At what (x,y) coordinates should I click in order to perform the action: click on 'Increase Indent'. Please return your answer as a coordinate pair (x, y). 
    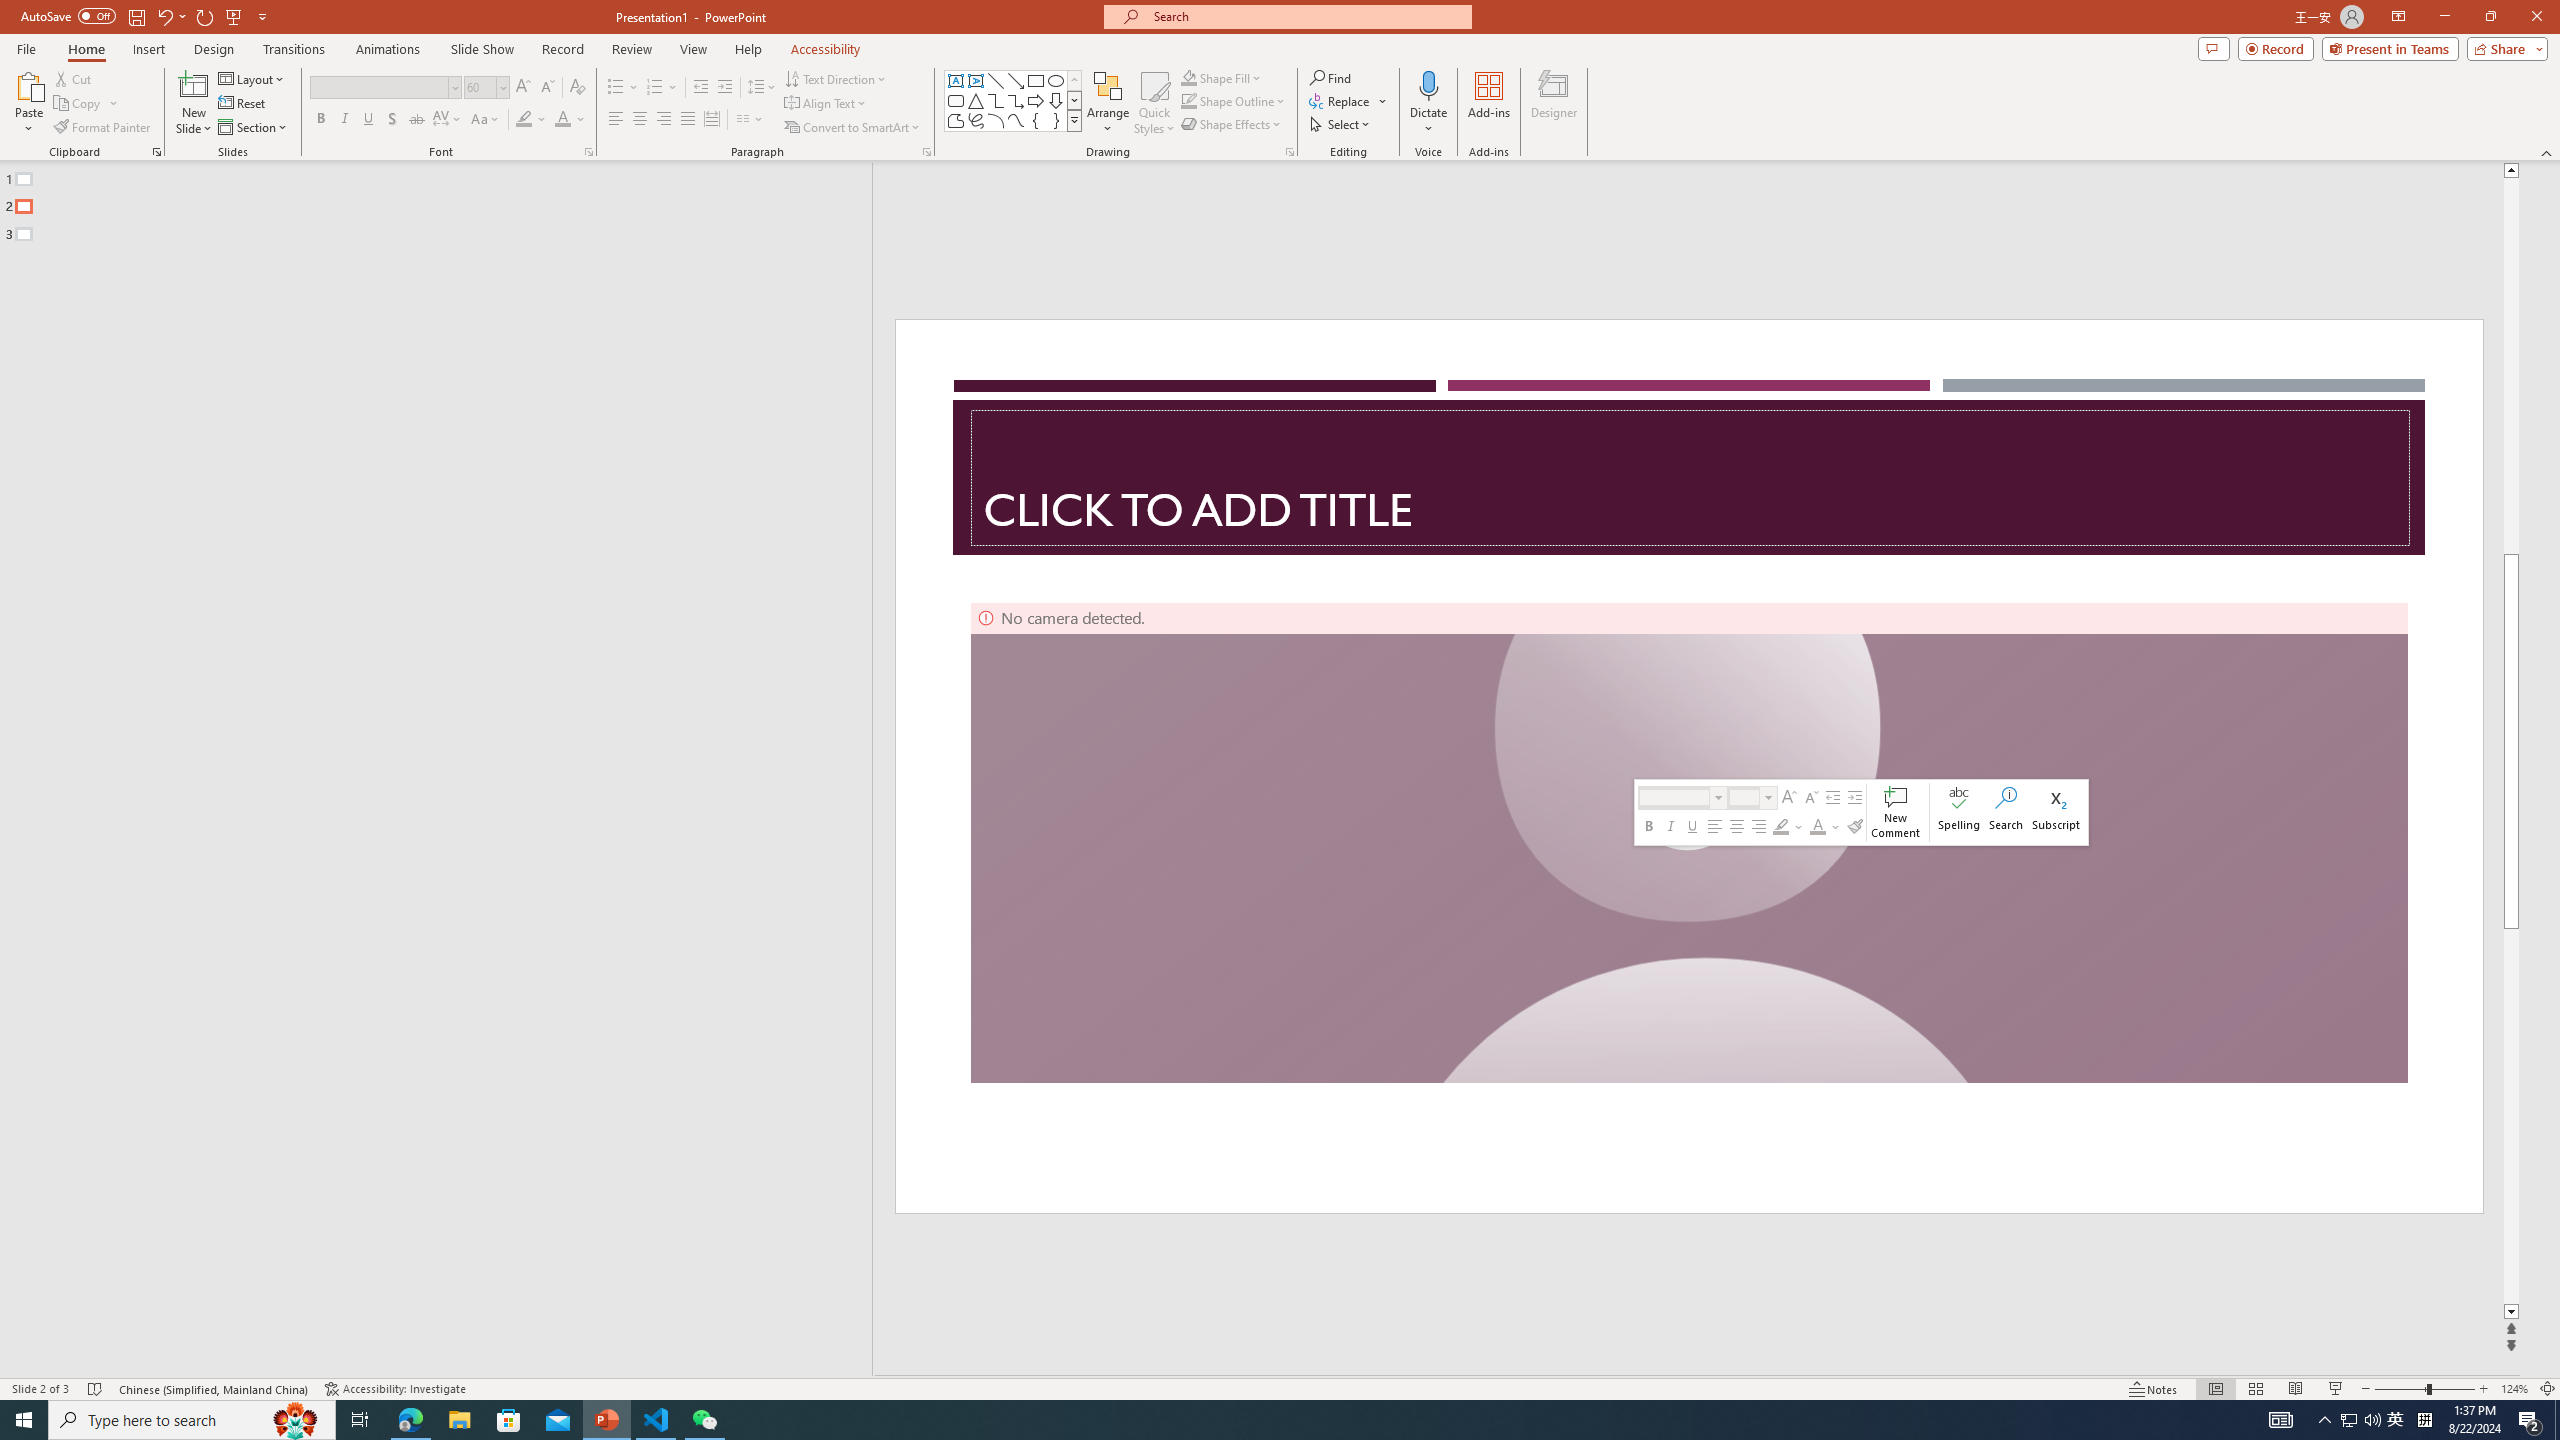
    Looking at the image, I should click on (725, 87).